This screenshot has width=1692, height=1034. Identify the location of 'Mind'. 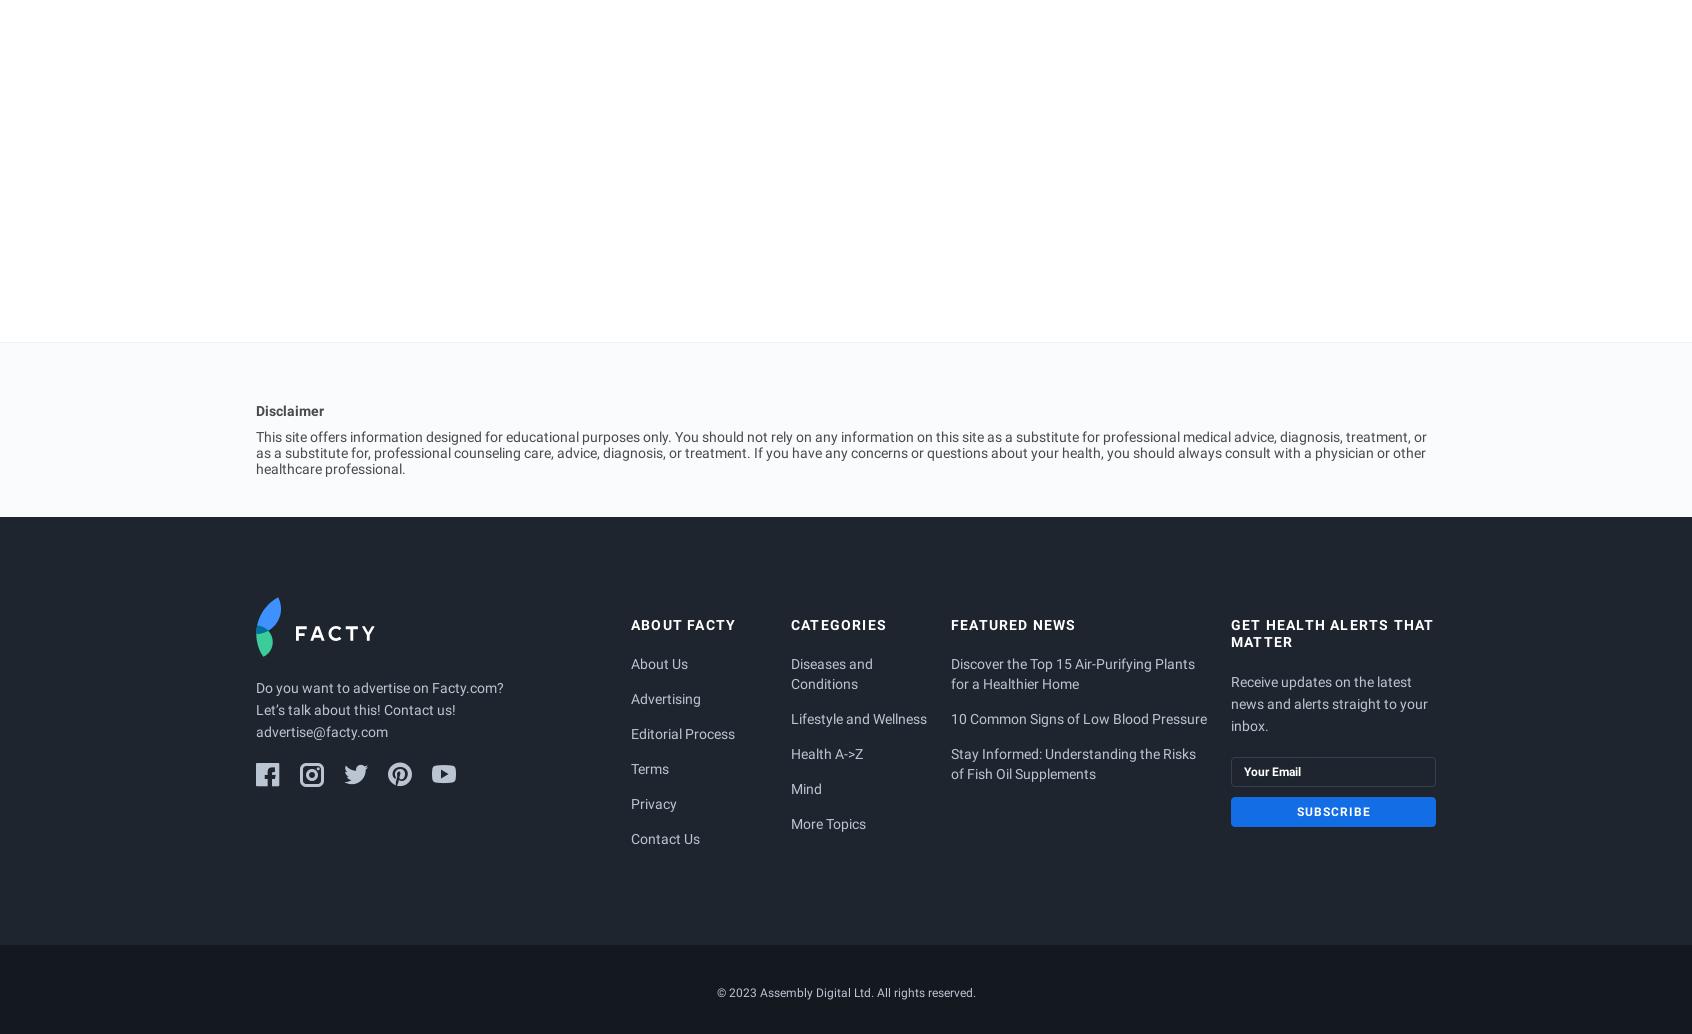
(806, 788).